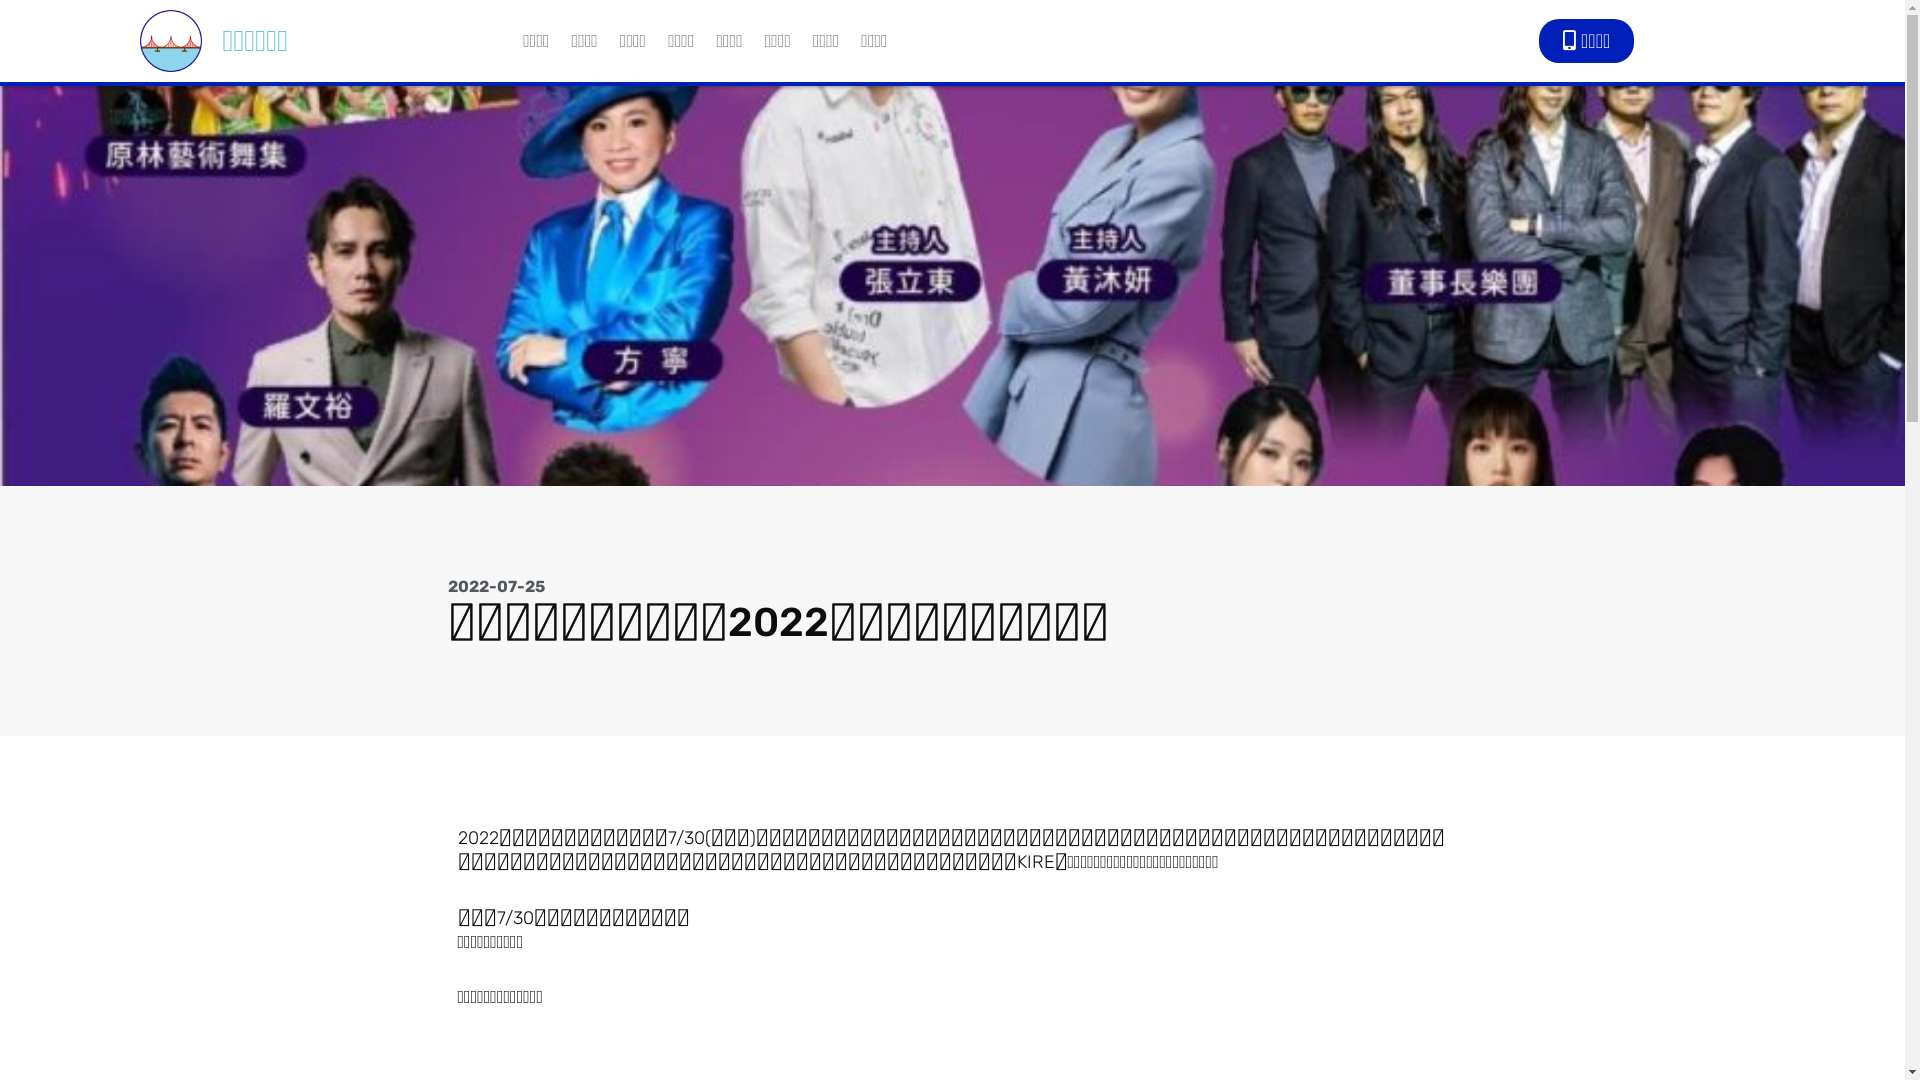 Image resolution: width=1920 pixels, height=1080 pixels. What do you see at coordinates (496, 585) in the screenshot?
I see `'2022-07-25'` at bounding box center [496, 585].